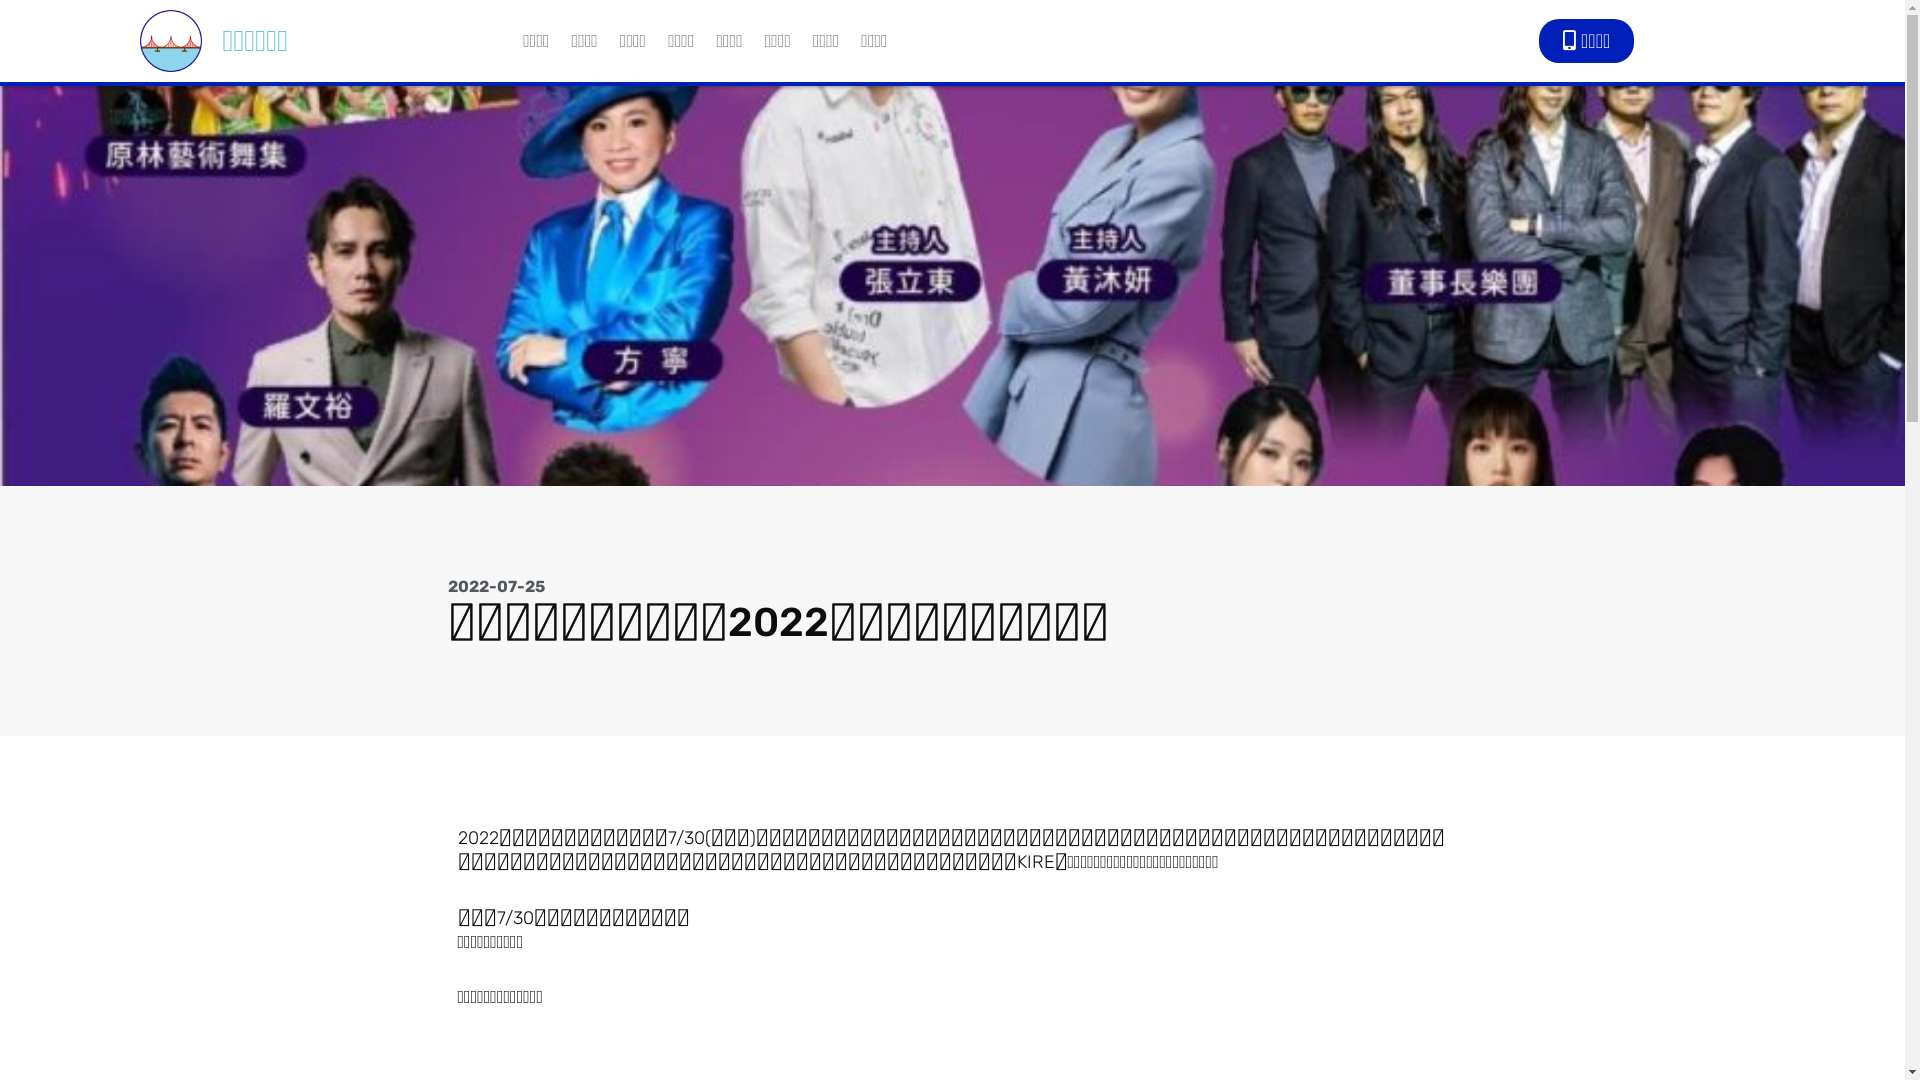 Image resolution: width=1920 pixels, height=1080 pixels. What do you see at coordinates (496, 585) in the screenshot?
I see `'2022-07-25'` at bounding box center [496, 585].